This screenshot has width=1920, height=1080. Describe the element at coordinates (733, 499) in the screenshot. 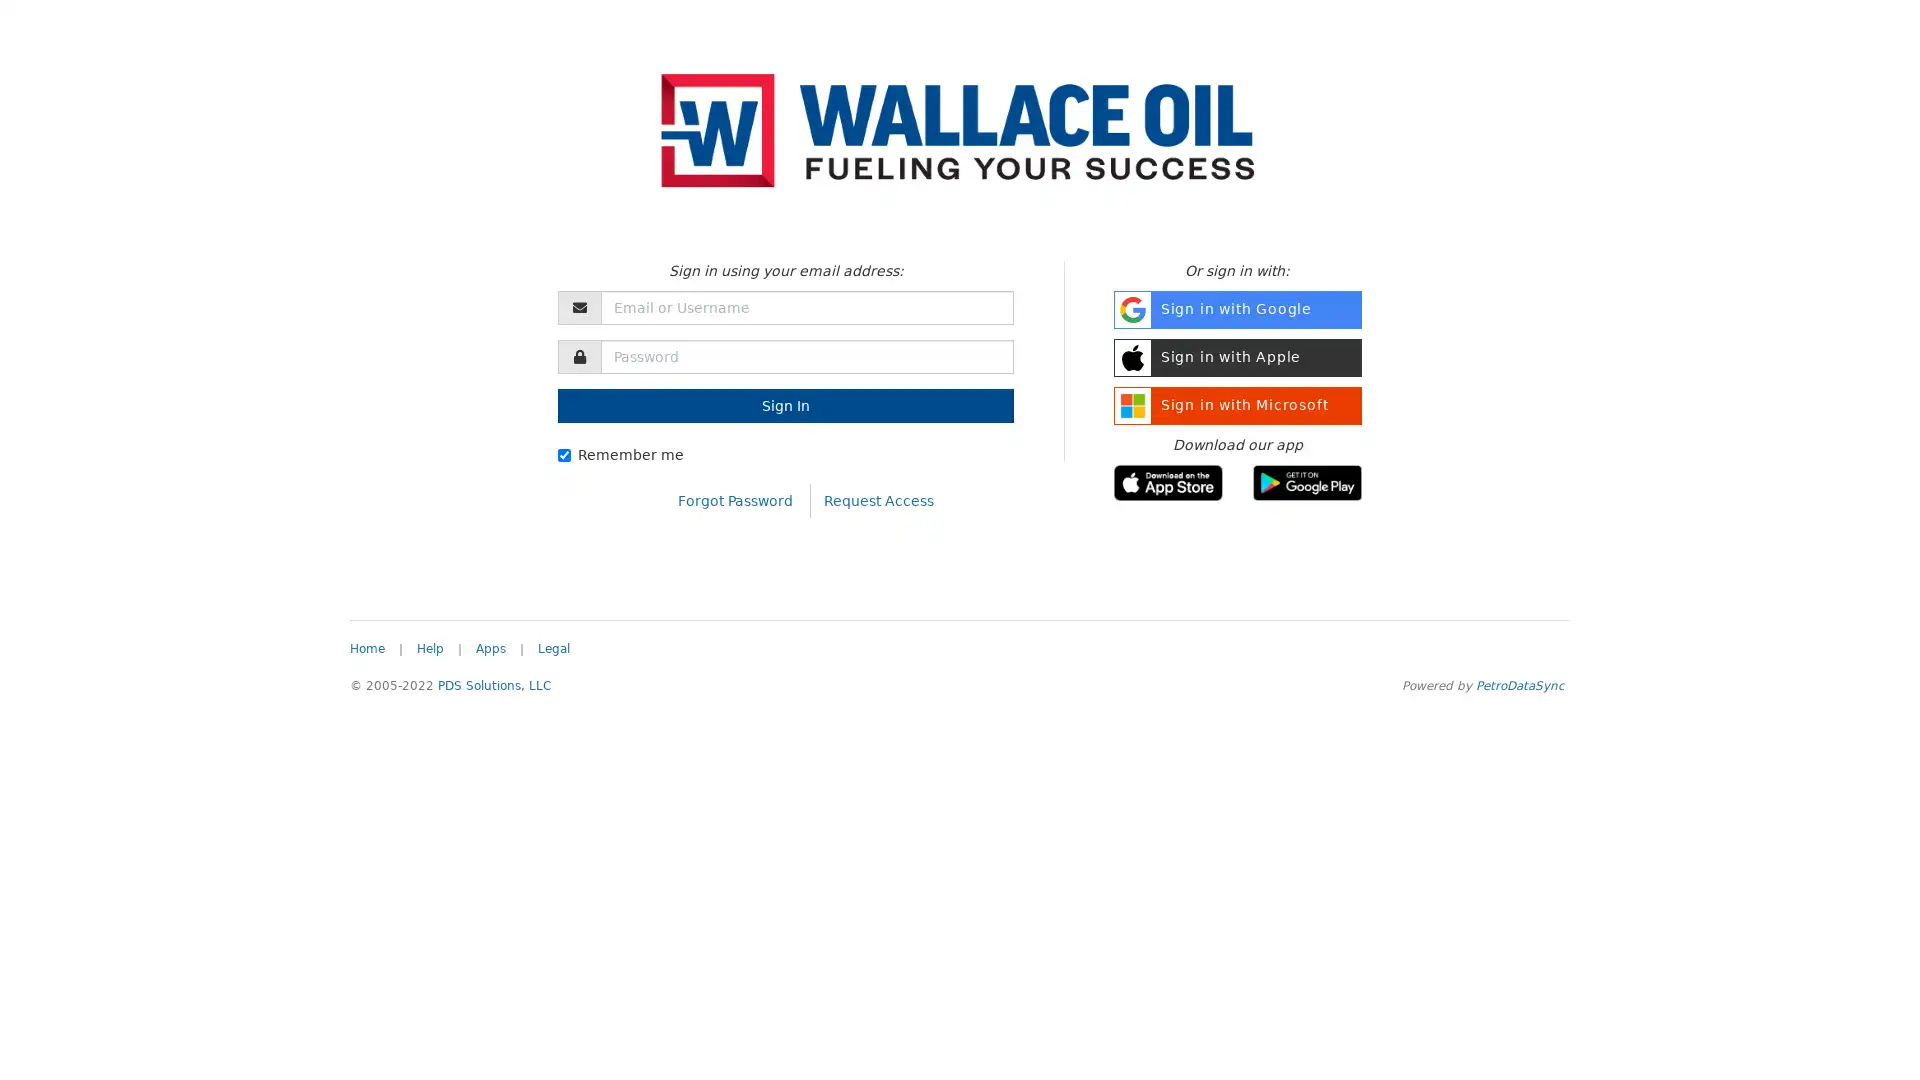

I see `Forgot Password` at that location.